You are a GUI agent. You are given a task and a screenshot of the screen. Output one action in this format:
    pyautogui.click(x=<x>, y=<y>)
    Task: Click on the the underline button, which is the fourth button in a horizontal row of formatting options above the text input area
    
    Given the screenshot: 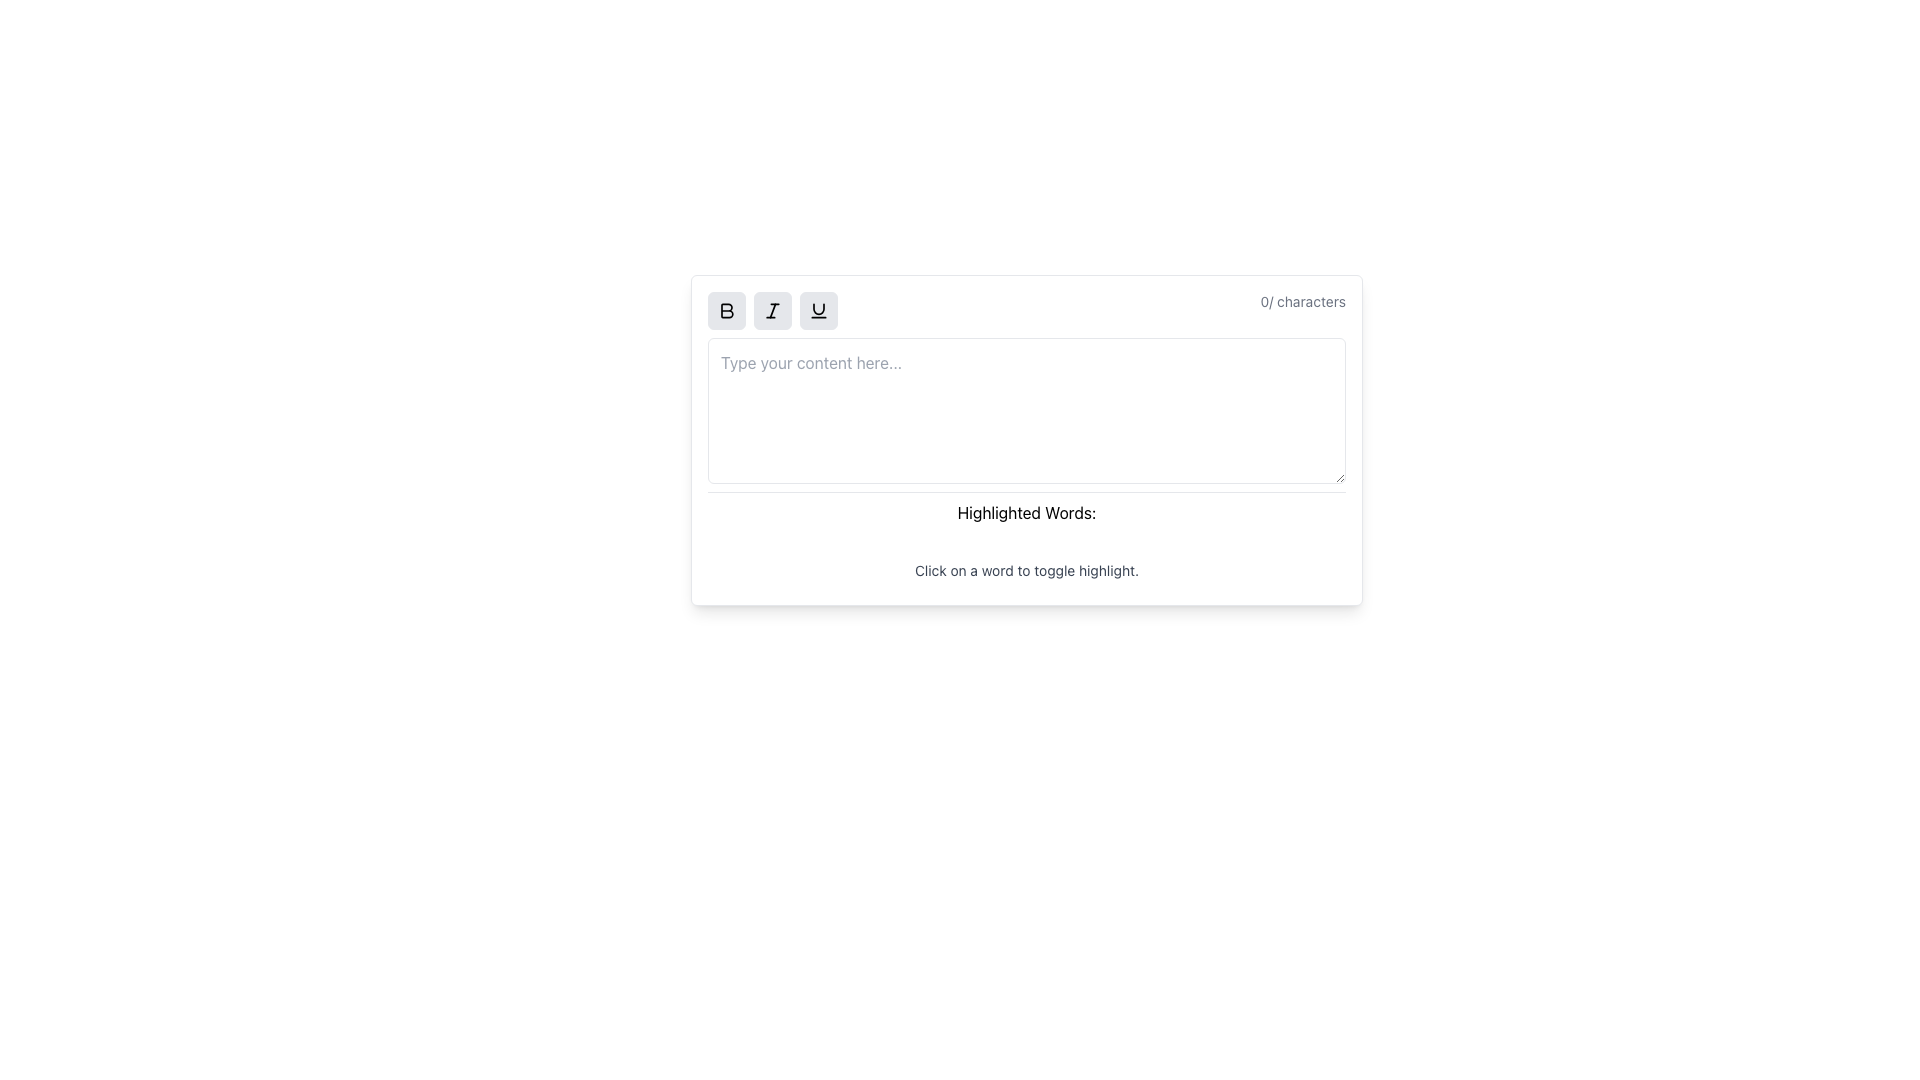 What is the action you would take?
    pyautogui.click(x=819, y=311)
    